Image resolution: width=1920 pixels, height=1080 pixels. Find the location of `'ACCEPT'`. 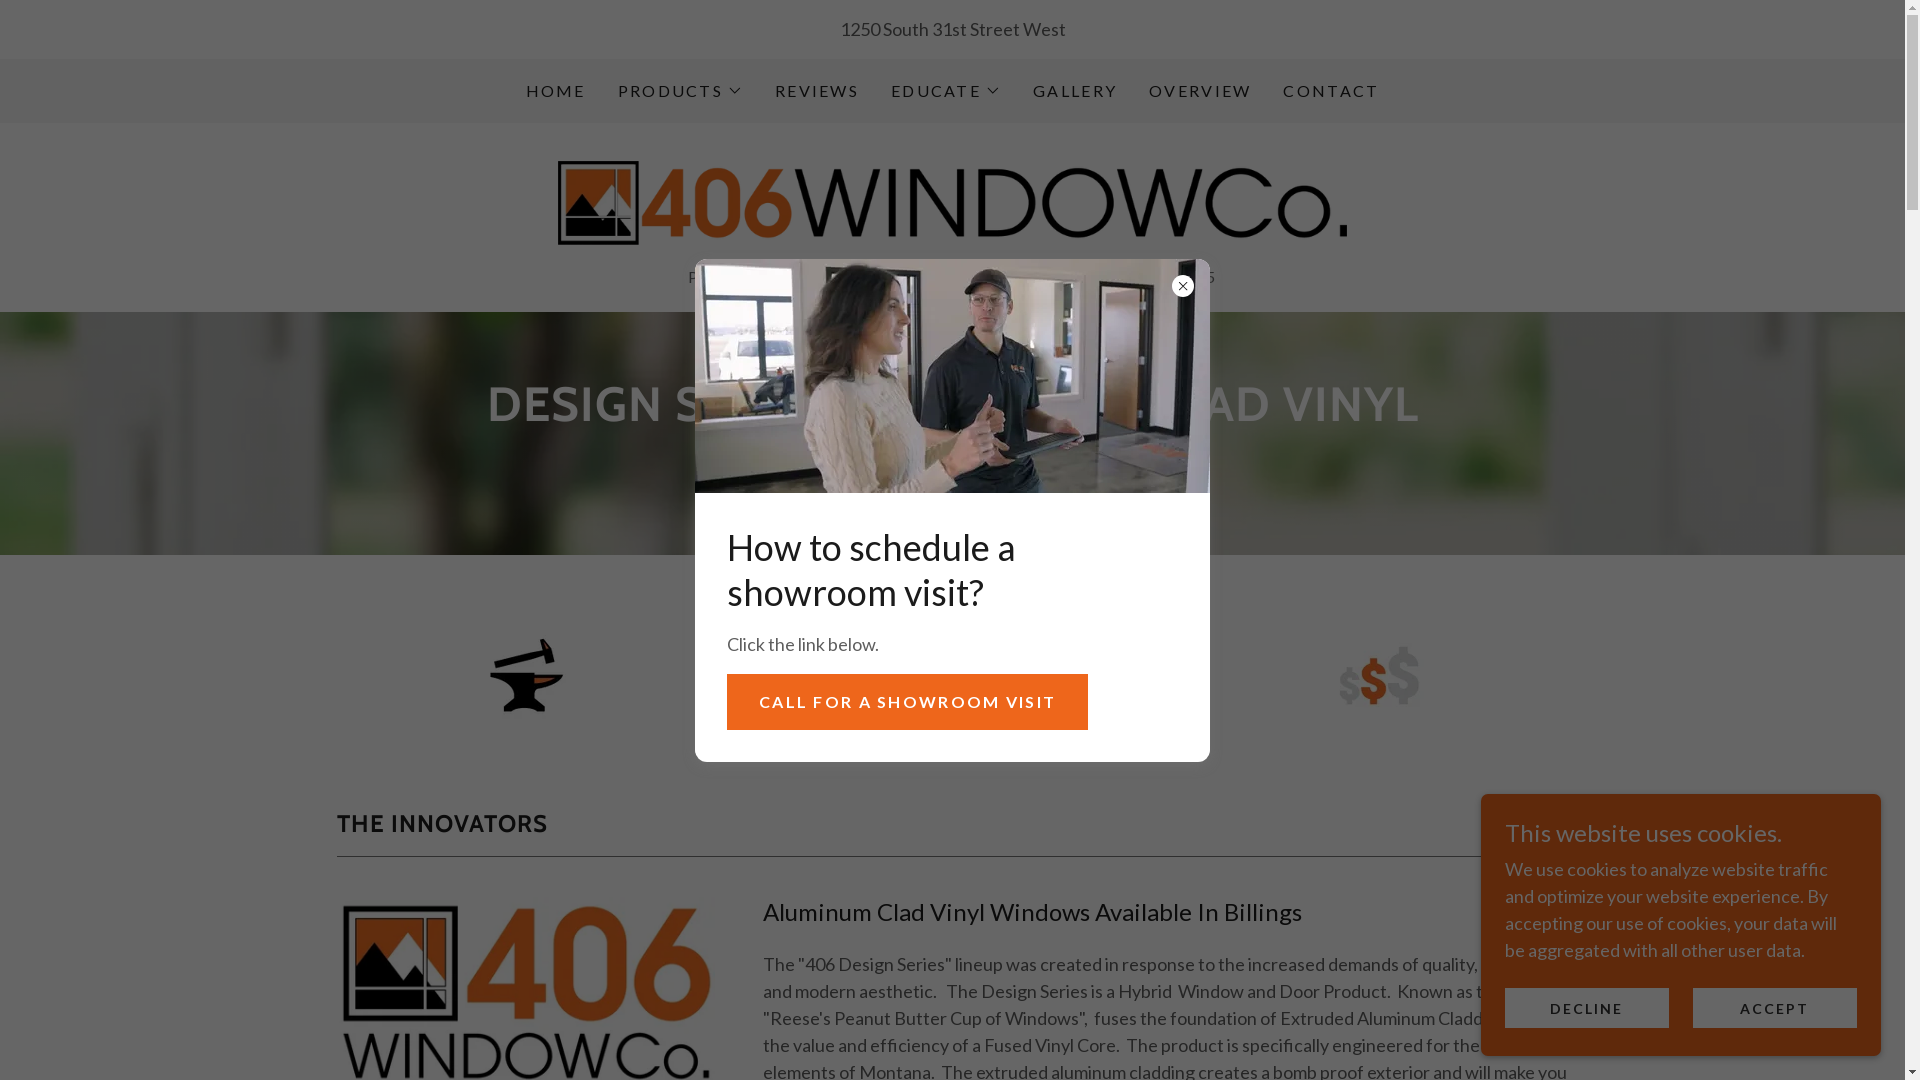

'ACCEPT' is located at coordinates (1775, 1007).